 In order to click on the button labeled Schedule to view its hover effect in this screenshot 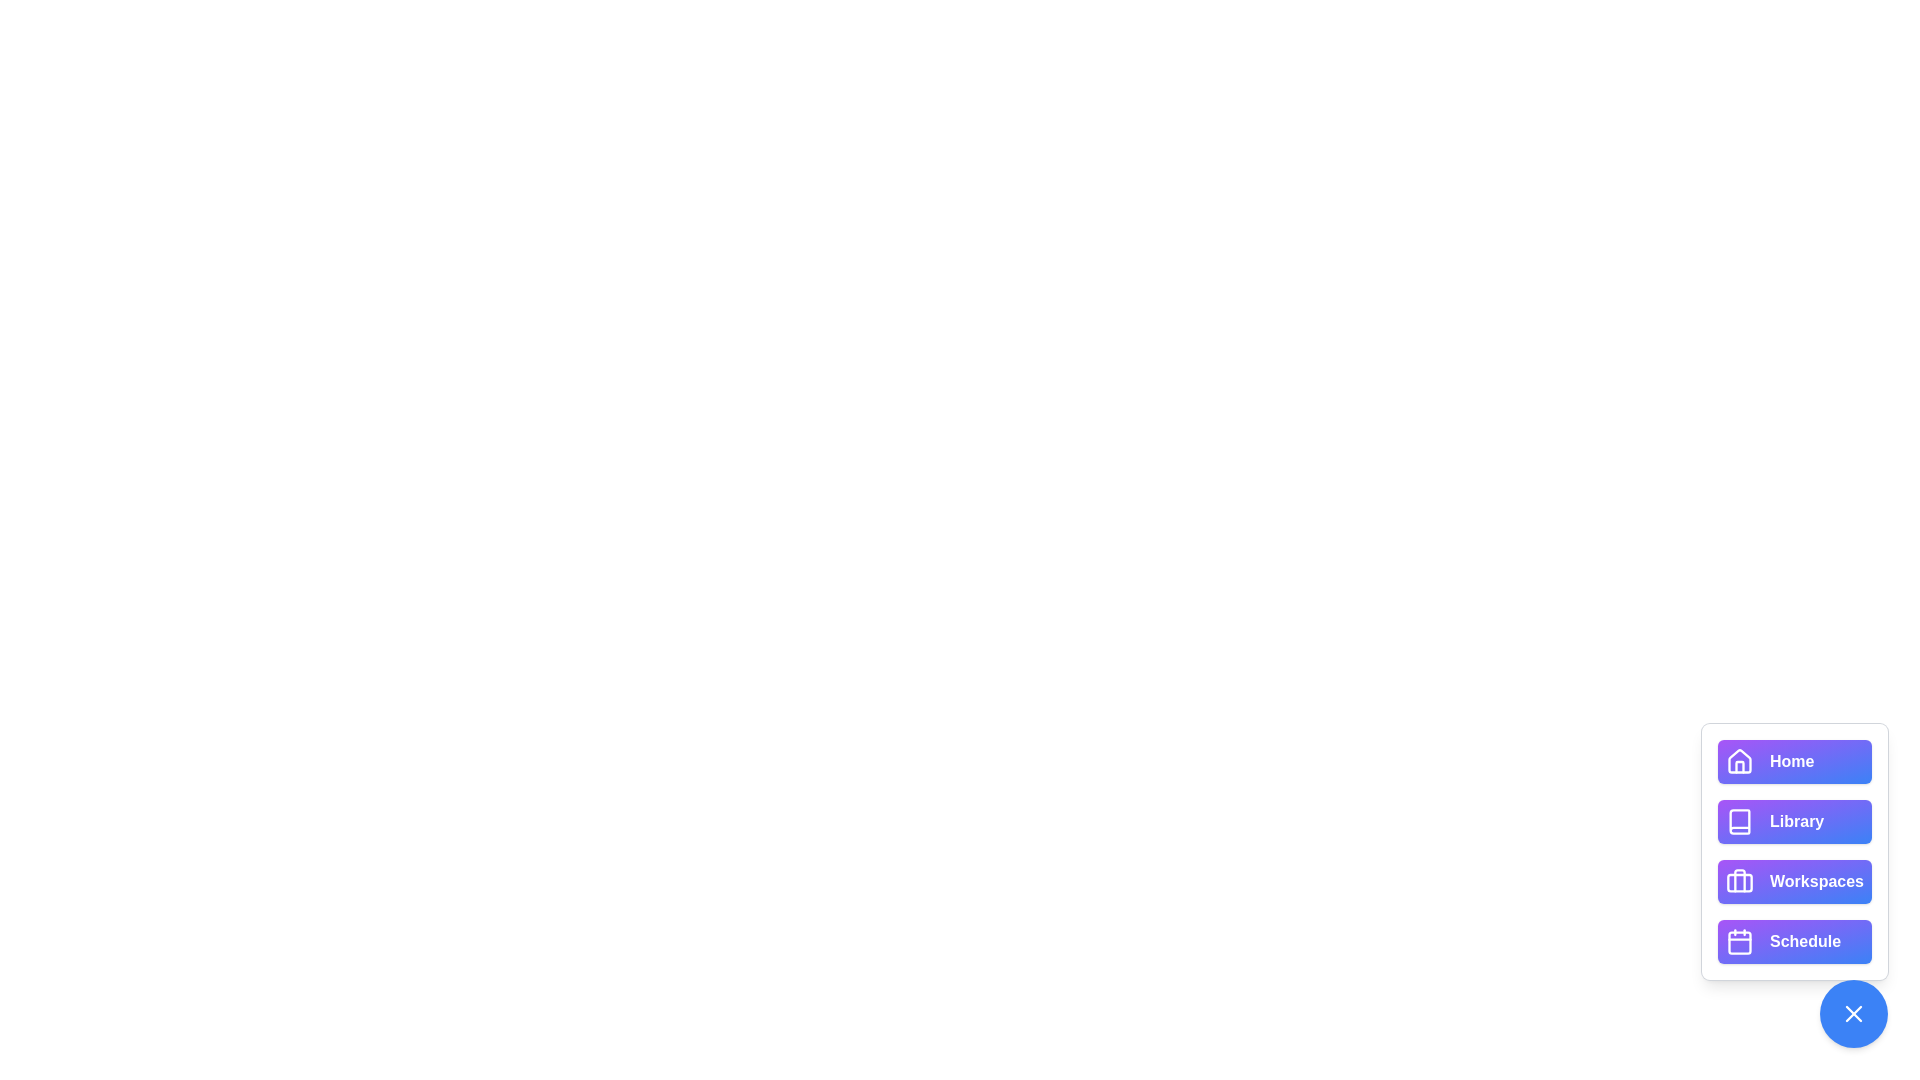, I will do `click(1795, 941)`.